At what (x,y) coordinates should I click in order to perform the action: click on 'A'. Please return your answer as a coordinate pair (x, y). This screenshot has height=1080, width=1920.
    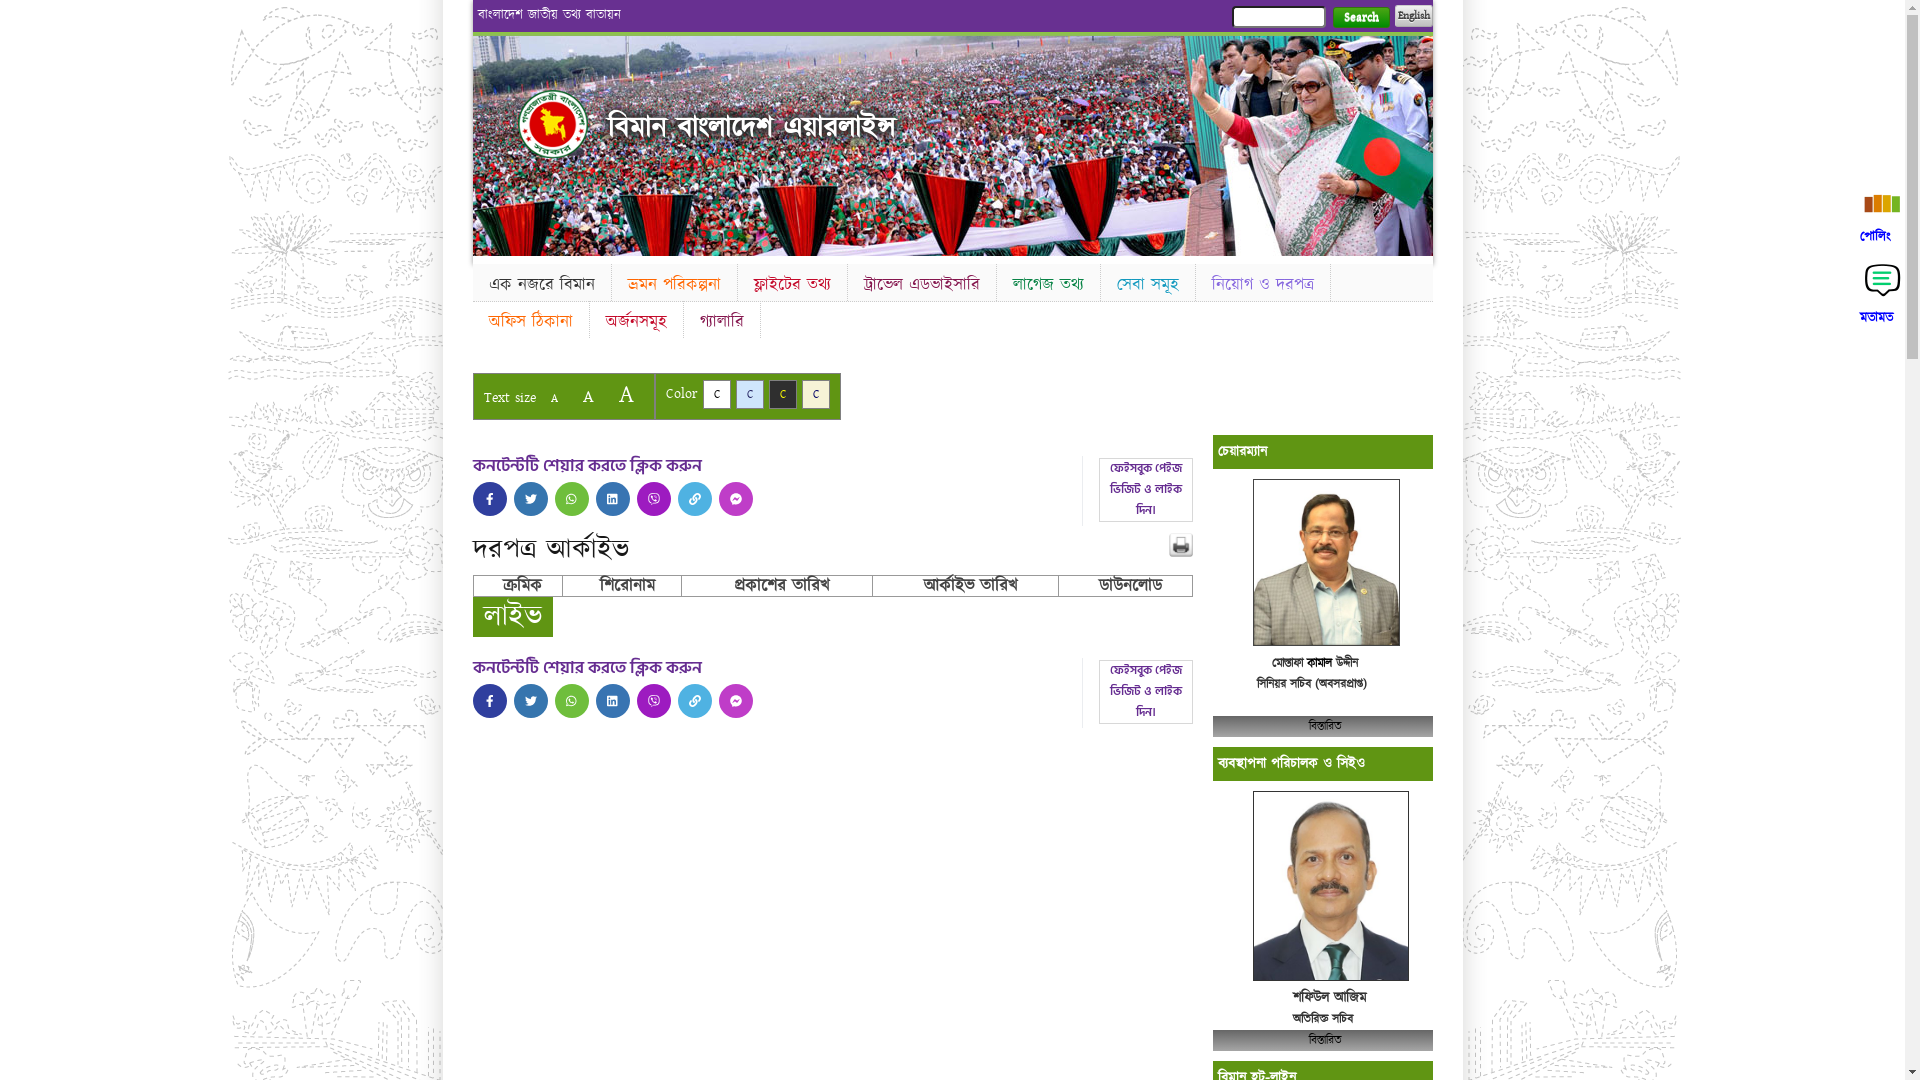
    Looking at the image, I should click on (586, 396).